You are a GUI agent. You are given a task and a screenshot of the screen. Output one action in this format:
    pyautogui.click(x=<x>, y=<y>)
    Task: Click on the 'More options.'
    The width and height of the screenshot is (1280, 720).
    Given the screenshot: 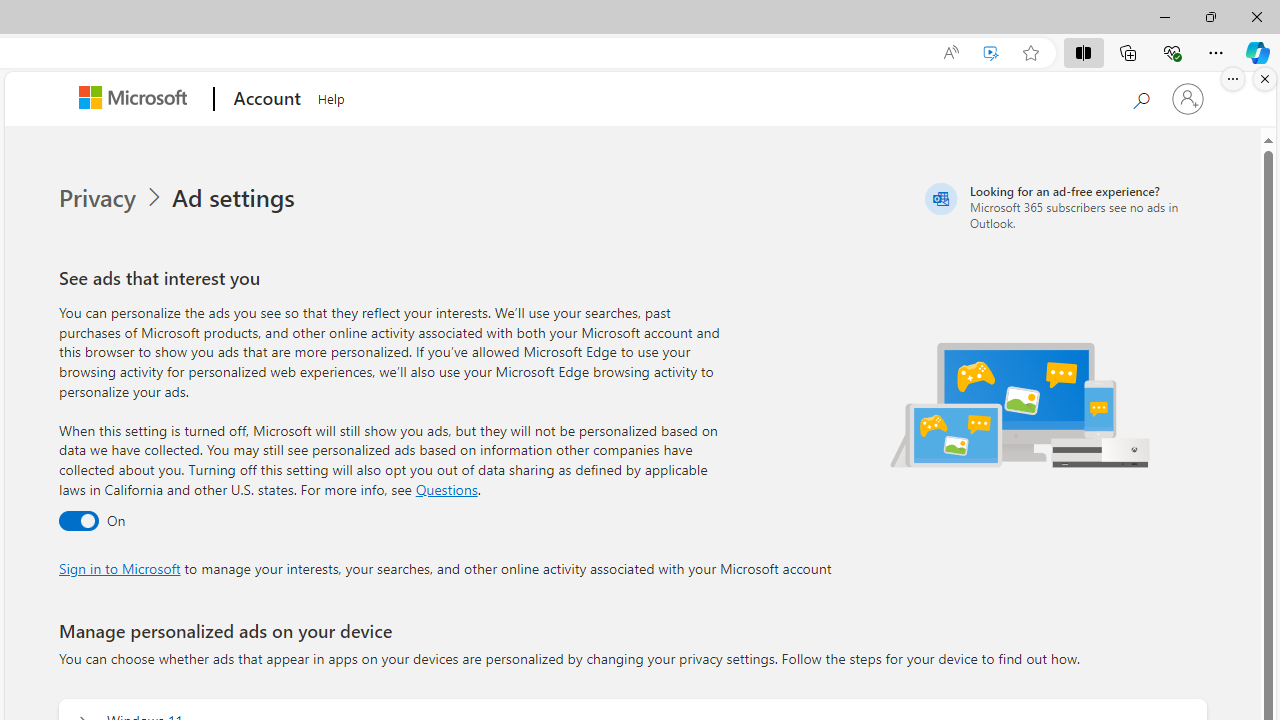 What is the action you would take?
    pyautogui.click(x=1232, y=78)
    